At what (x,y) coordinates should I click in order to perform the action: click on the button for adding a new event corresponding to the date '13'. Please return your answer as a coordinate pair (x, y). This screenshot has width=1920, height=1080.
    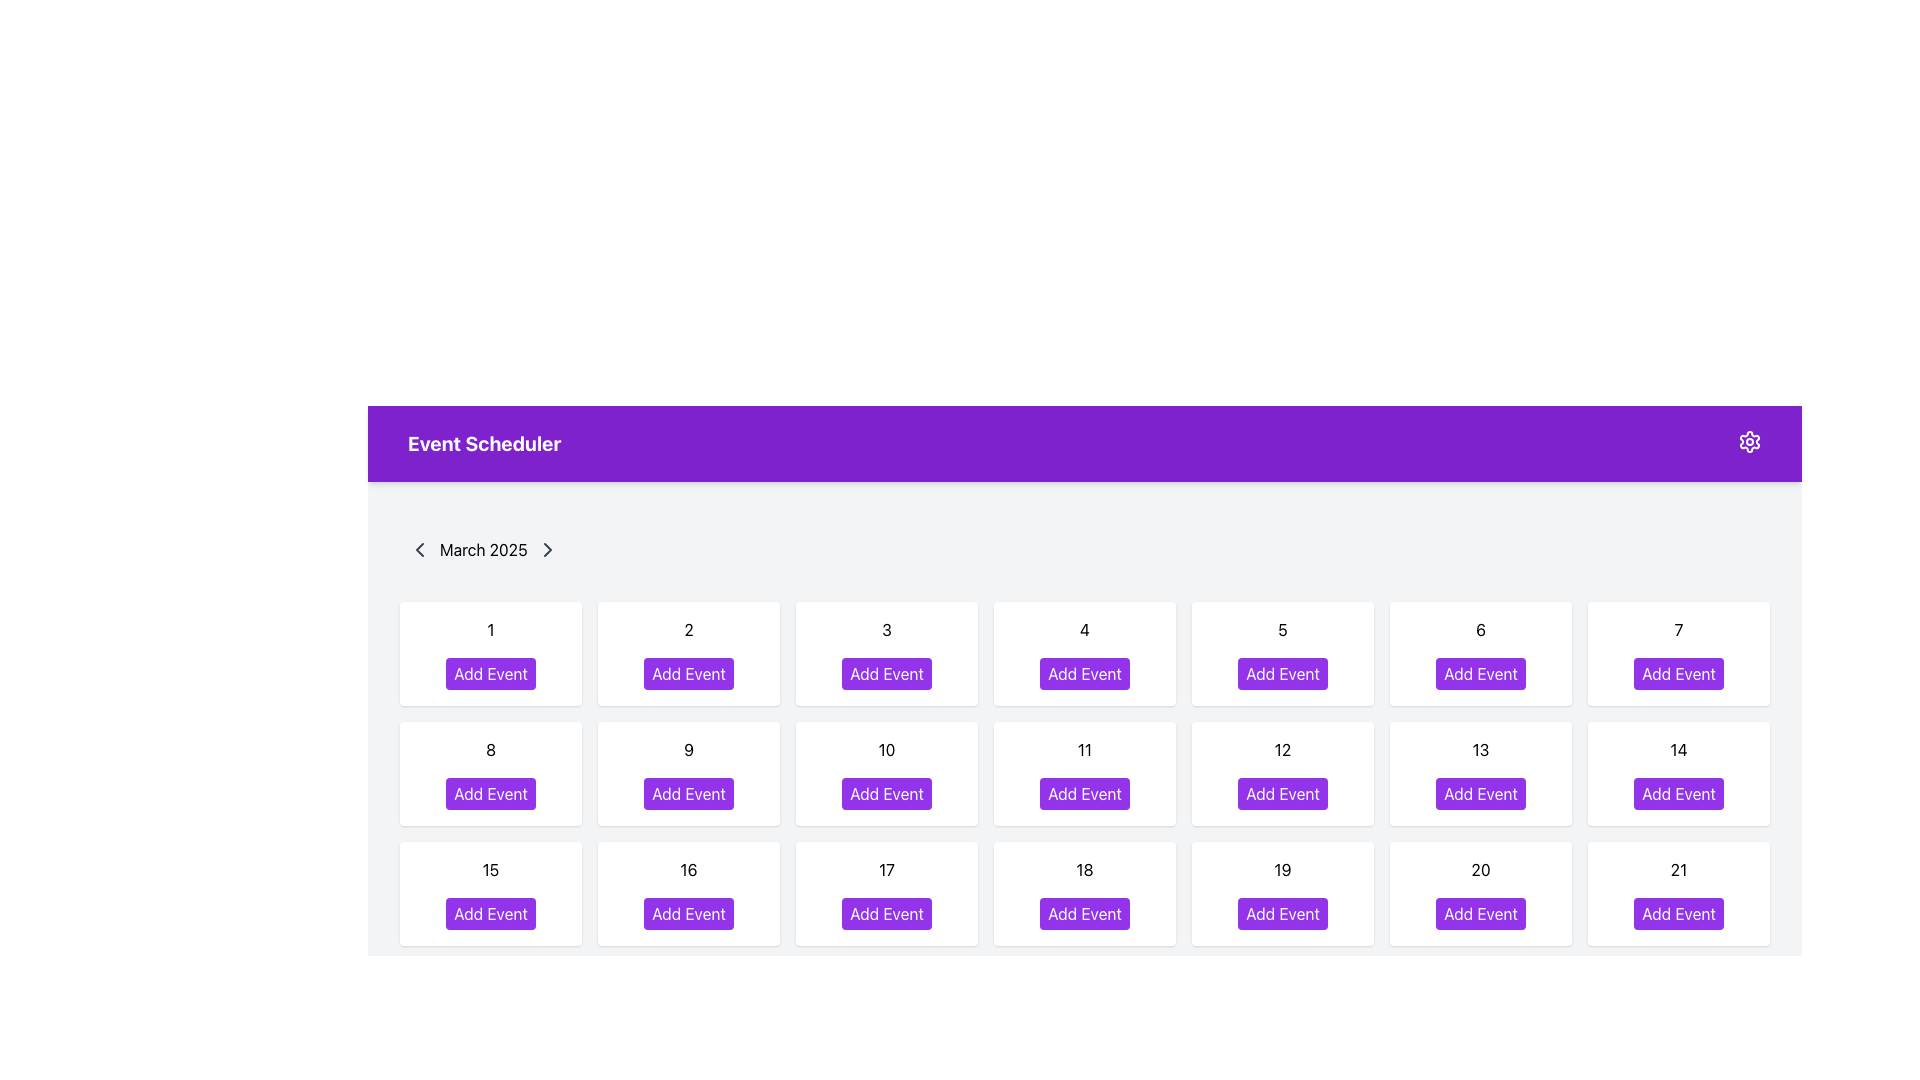
    Looking at the image, I should click on (1481, 793).